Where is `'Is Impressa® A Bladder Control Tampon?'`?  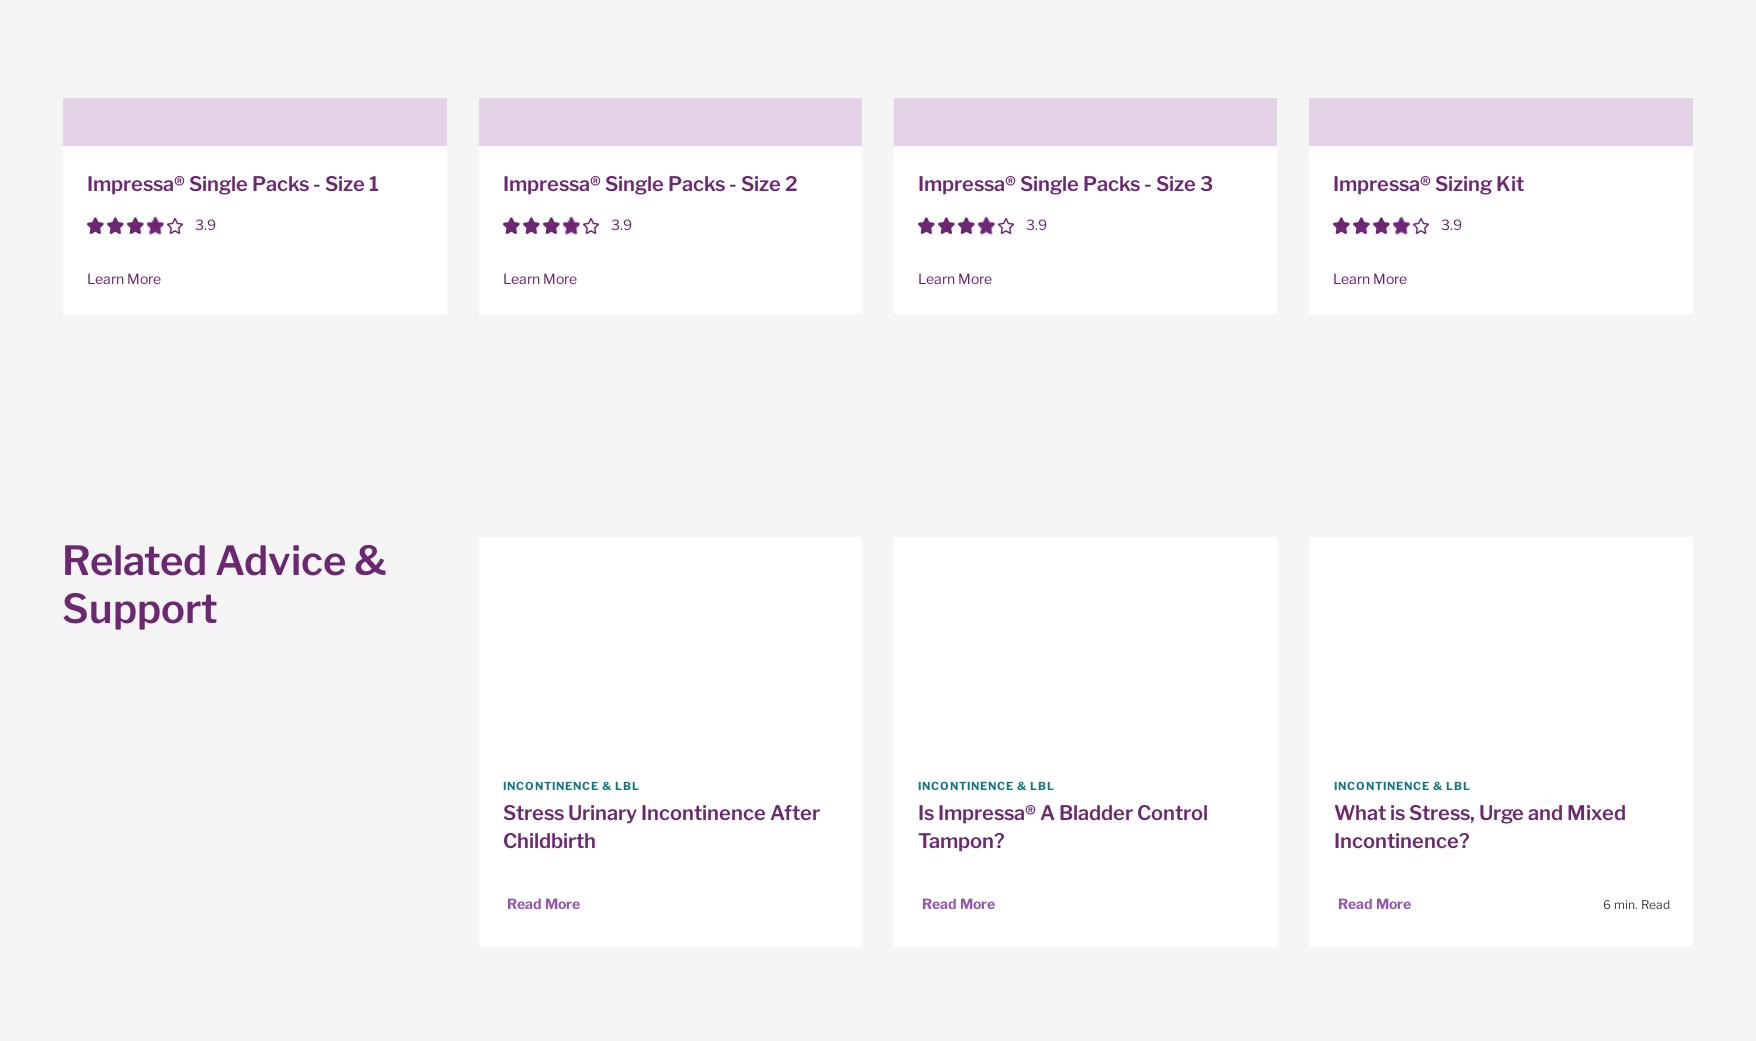 'Is Impressa® A Bladder Control Tampon?' is located at coordinates (1062, 826).